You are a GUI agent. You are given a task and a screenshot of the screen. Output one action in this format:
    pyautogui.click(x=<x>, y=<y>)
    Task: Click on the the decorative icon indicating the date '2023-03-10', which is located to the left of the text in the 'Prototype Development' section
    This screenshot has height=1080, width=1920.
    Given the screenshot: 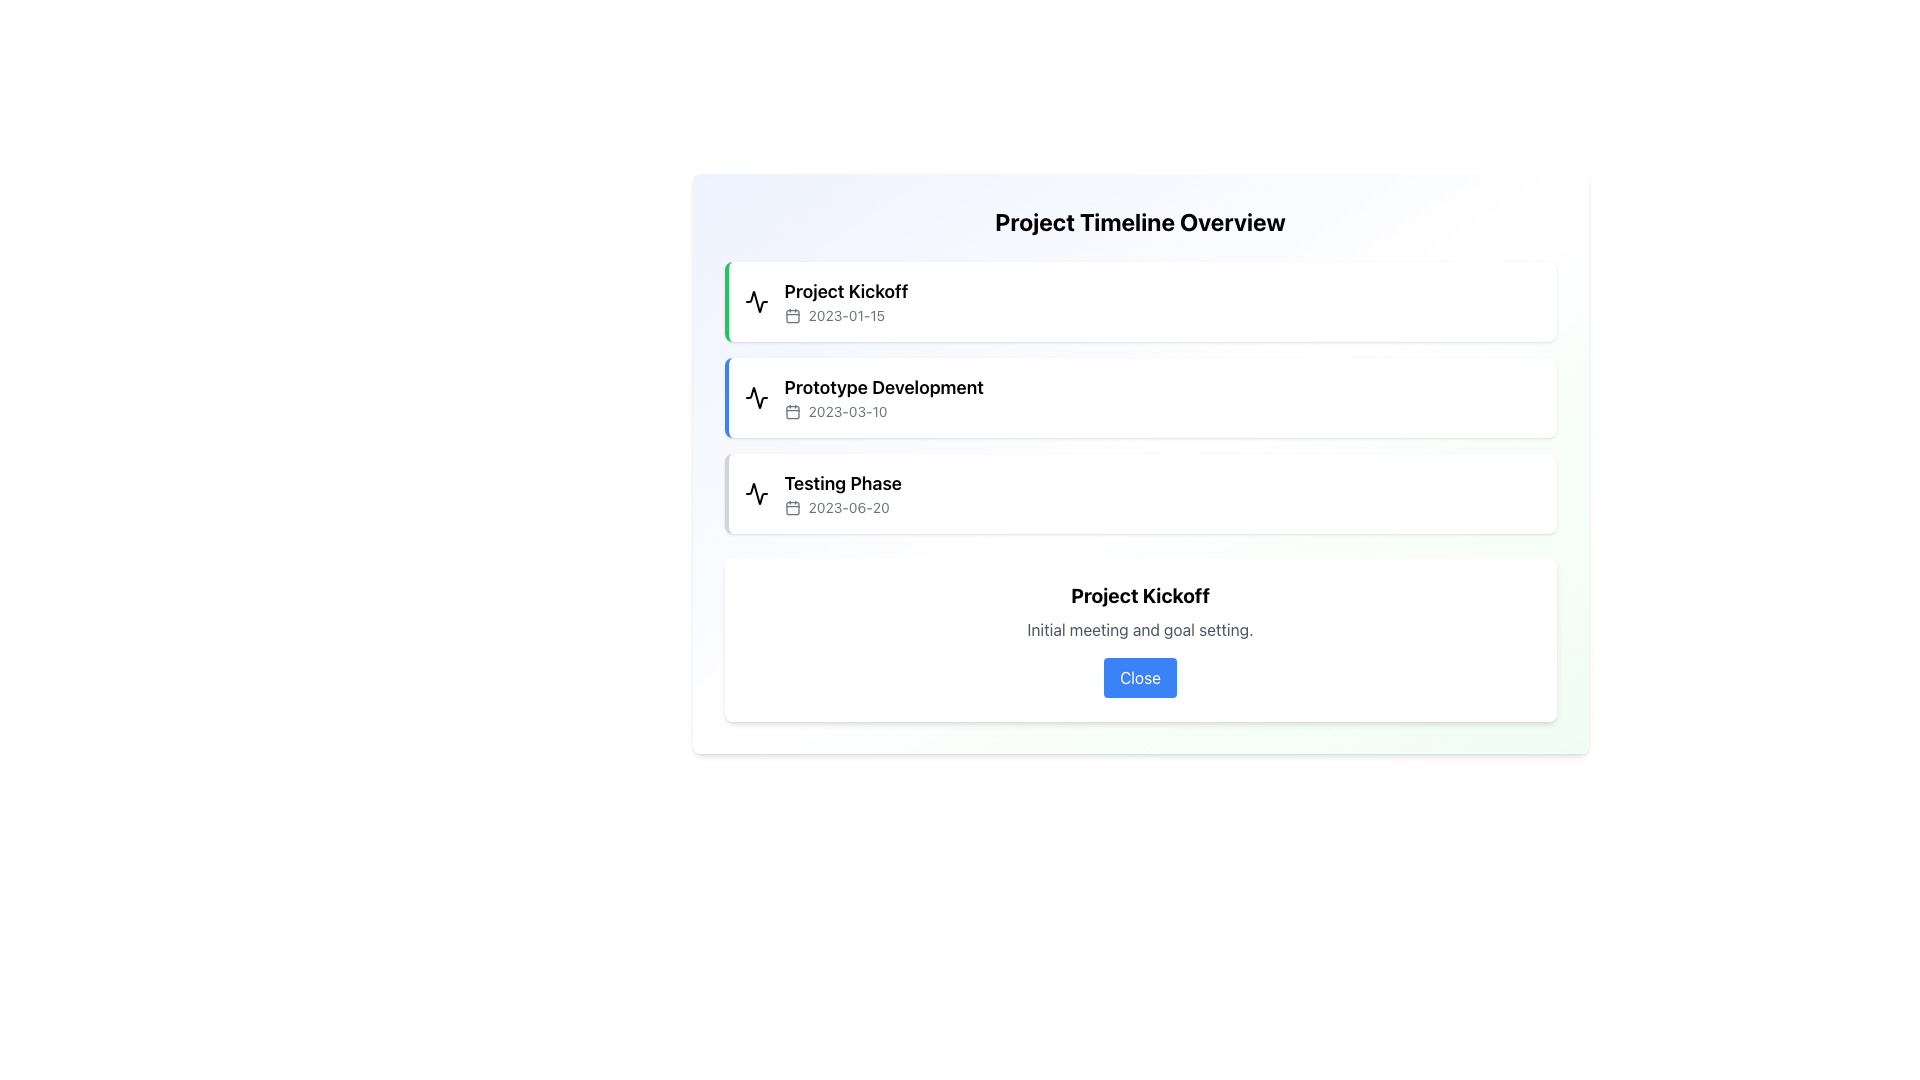 What is the action you would take?
    pyautogui.click(x=791, y=411)
    